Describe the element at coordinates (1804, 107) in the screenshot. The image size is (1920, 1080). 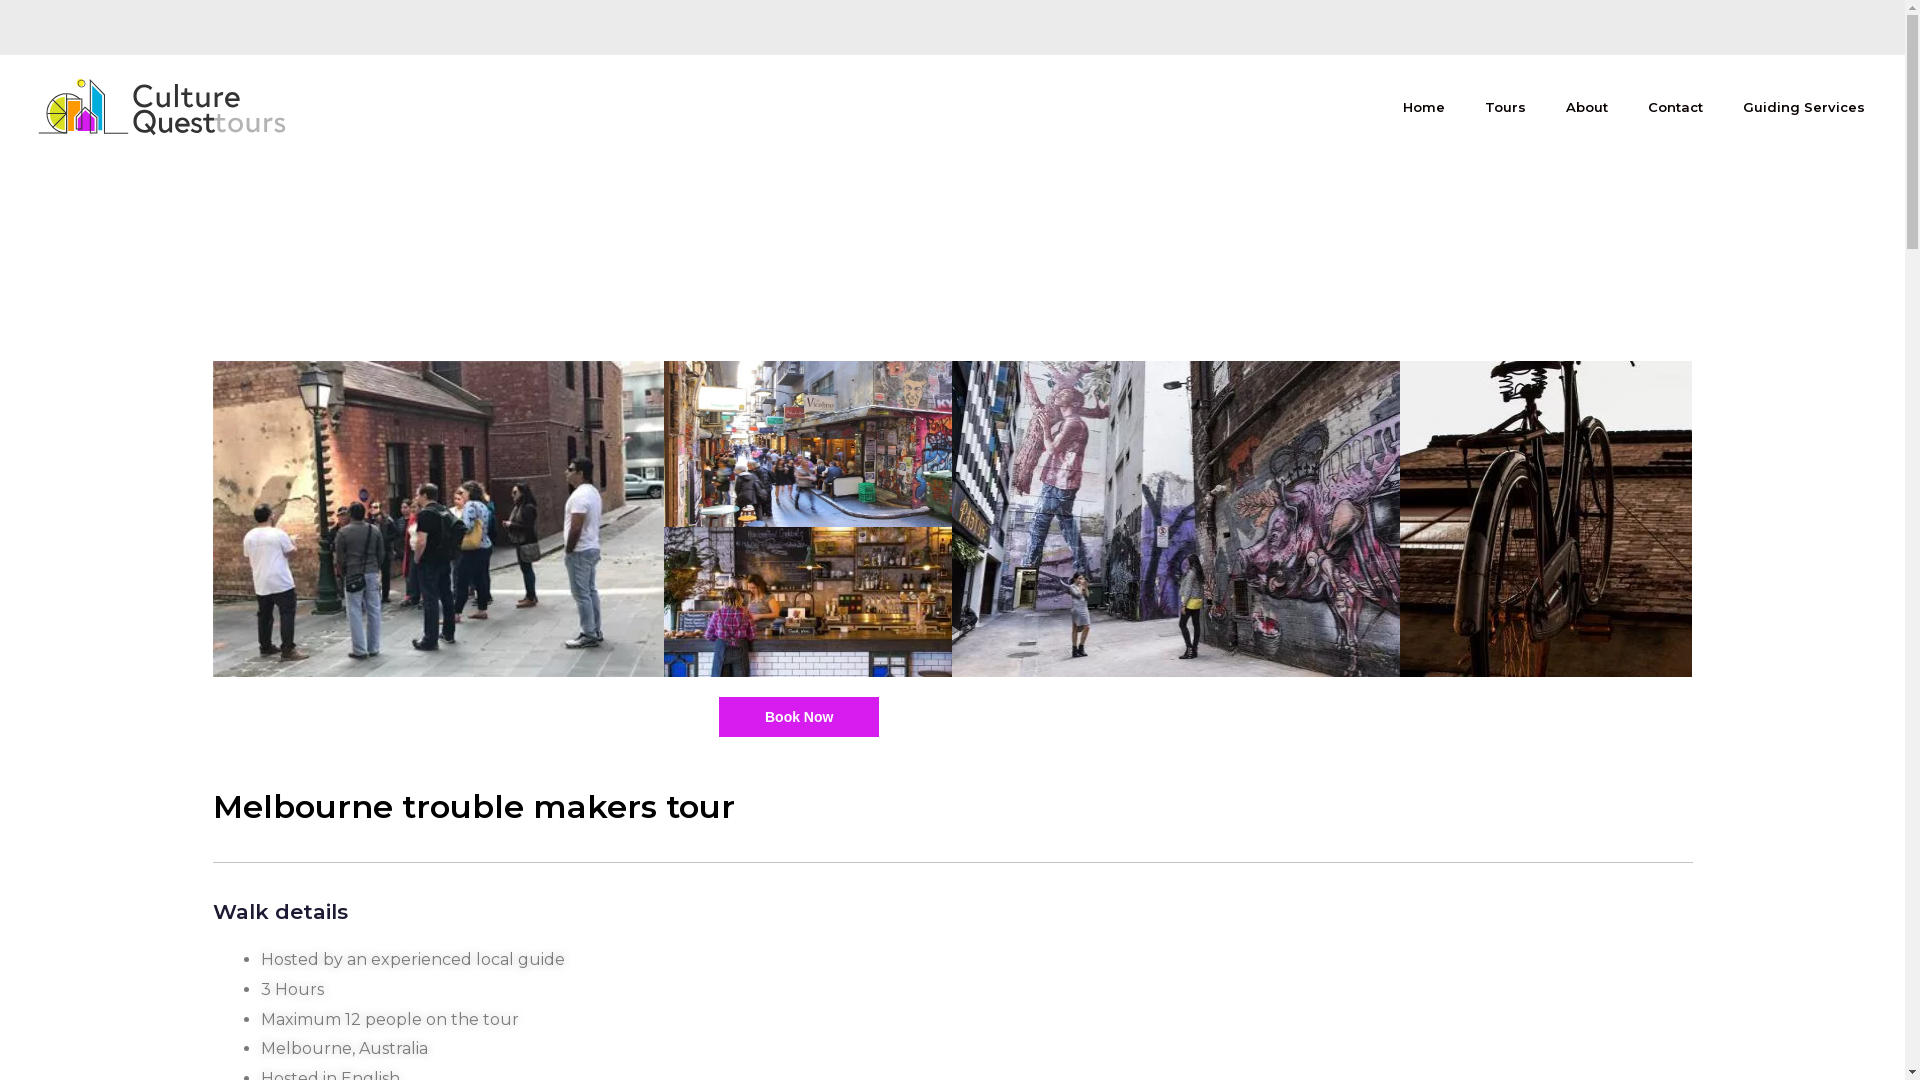
I see `'Guiding Services'` at that location.